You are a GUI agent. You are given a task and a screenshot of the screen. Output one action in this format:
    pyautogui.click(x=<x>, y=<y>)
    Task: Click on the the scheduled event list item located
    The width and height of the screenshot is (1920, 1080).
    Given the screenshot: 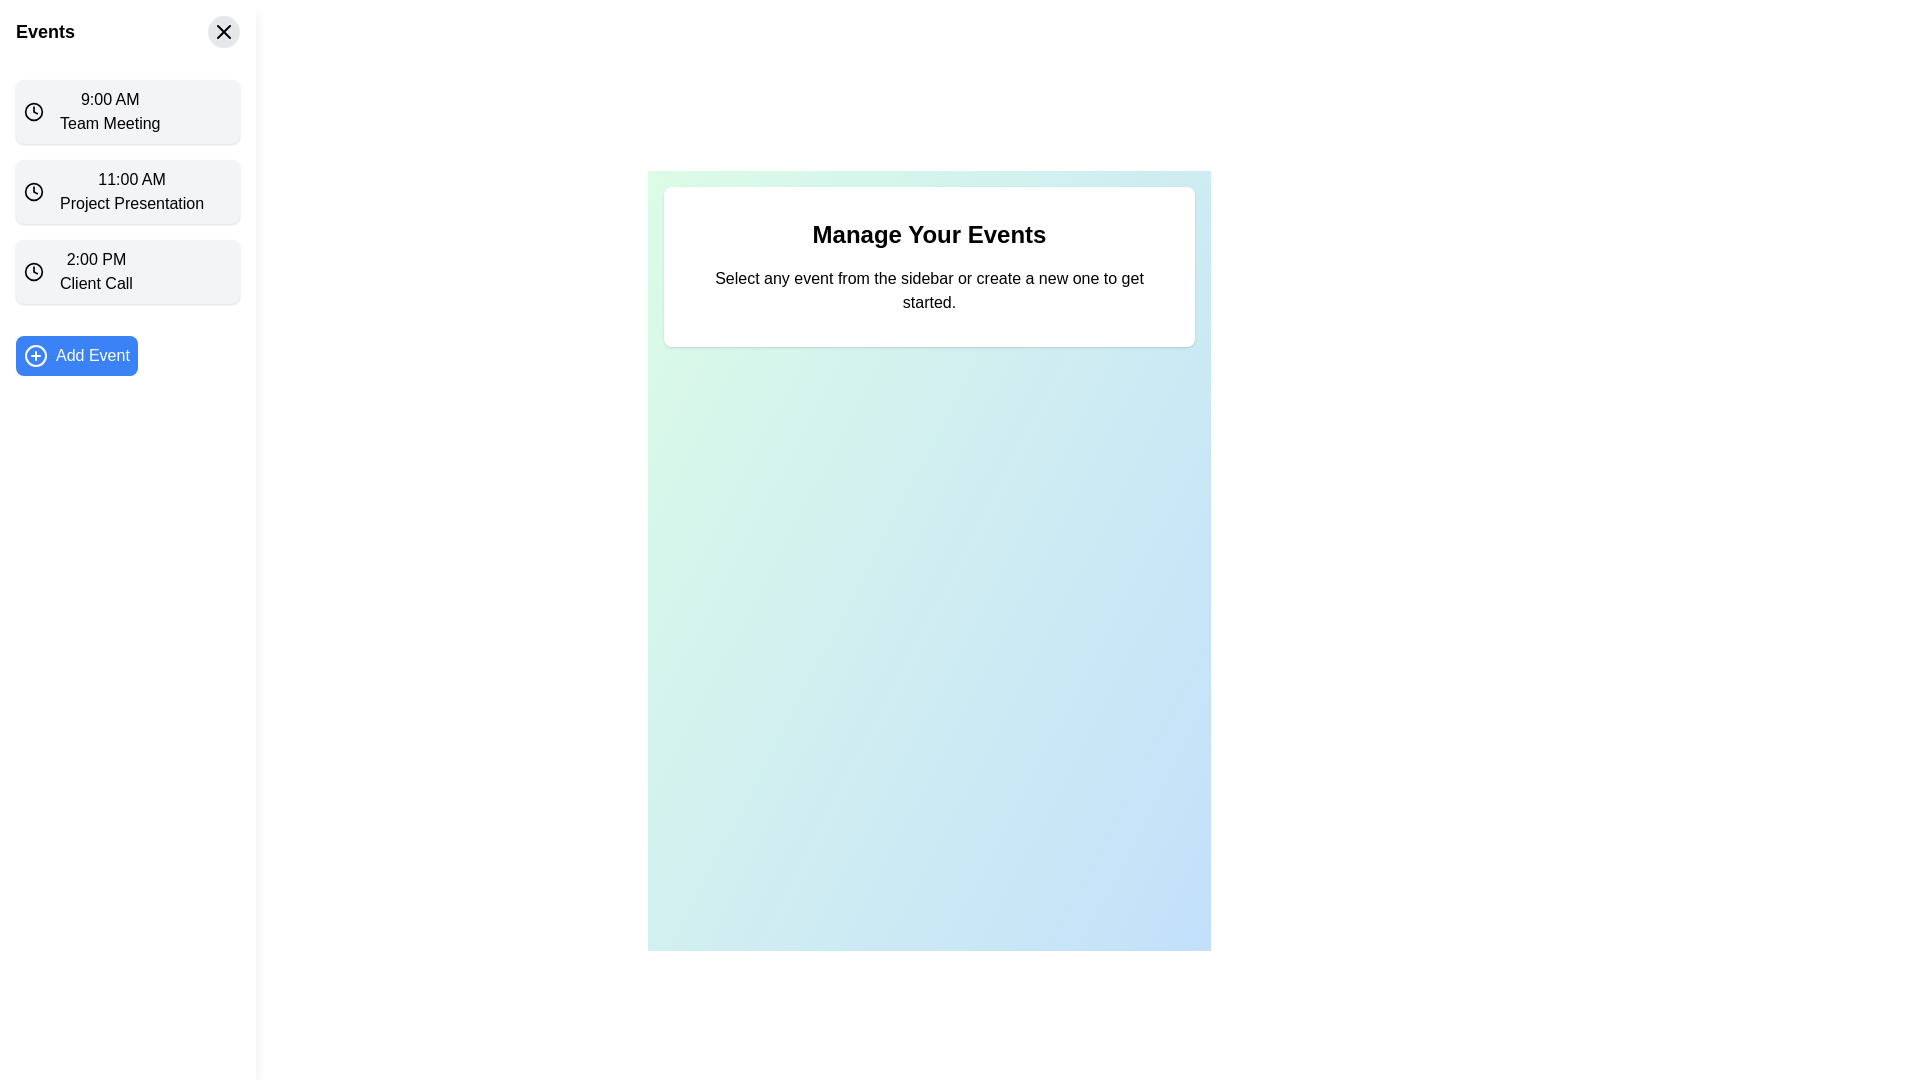 What is the action you would take?
    pyautogui.click(x=127, y=192)
    